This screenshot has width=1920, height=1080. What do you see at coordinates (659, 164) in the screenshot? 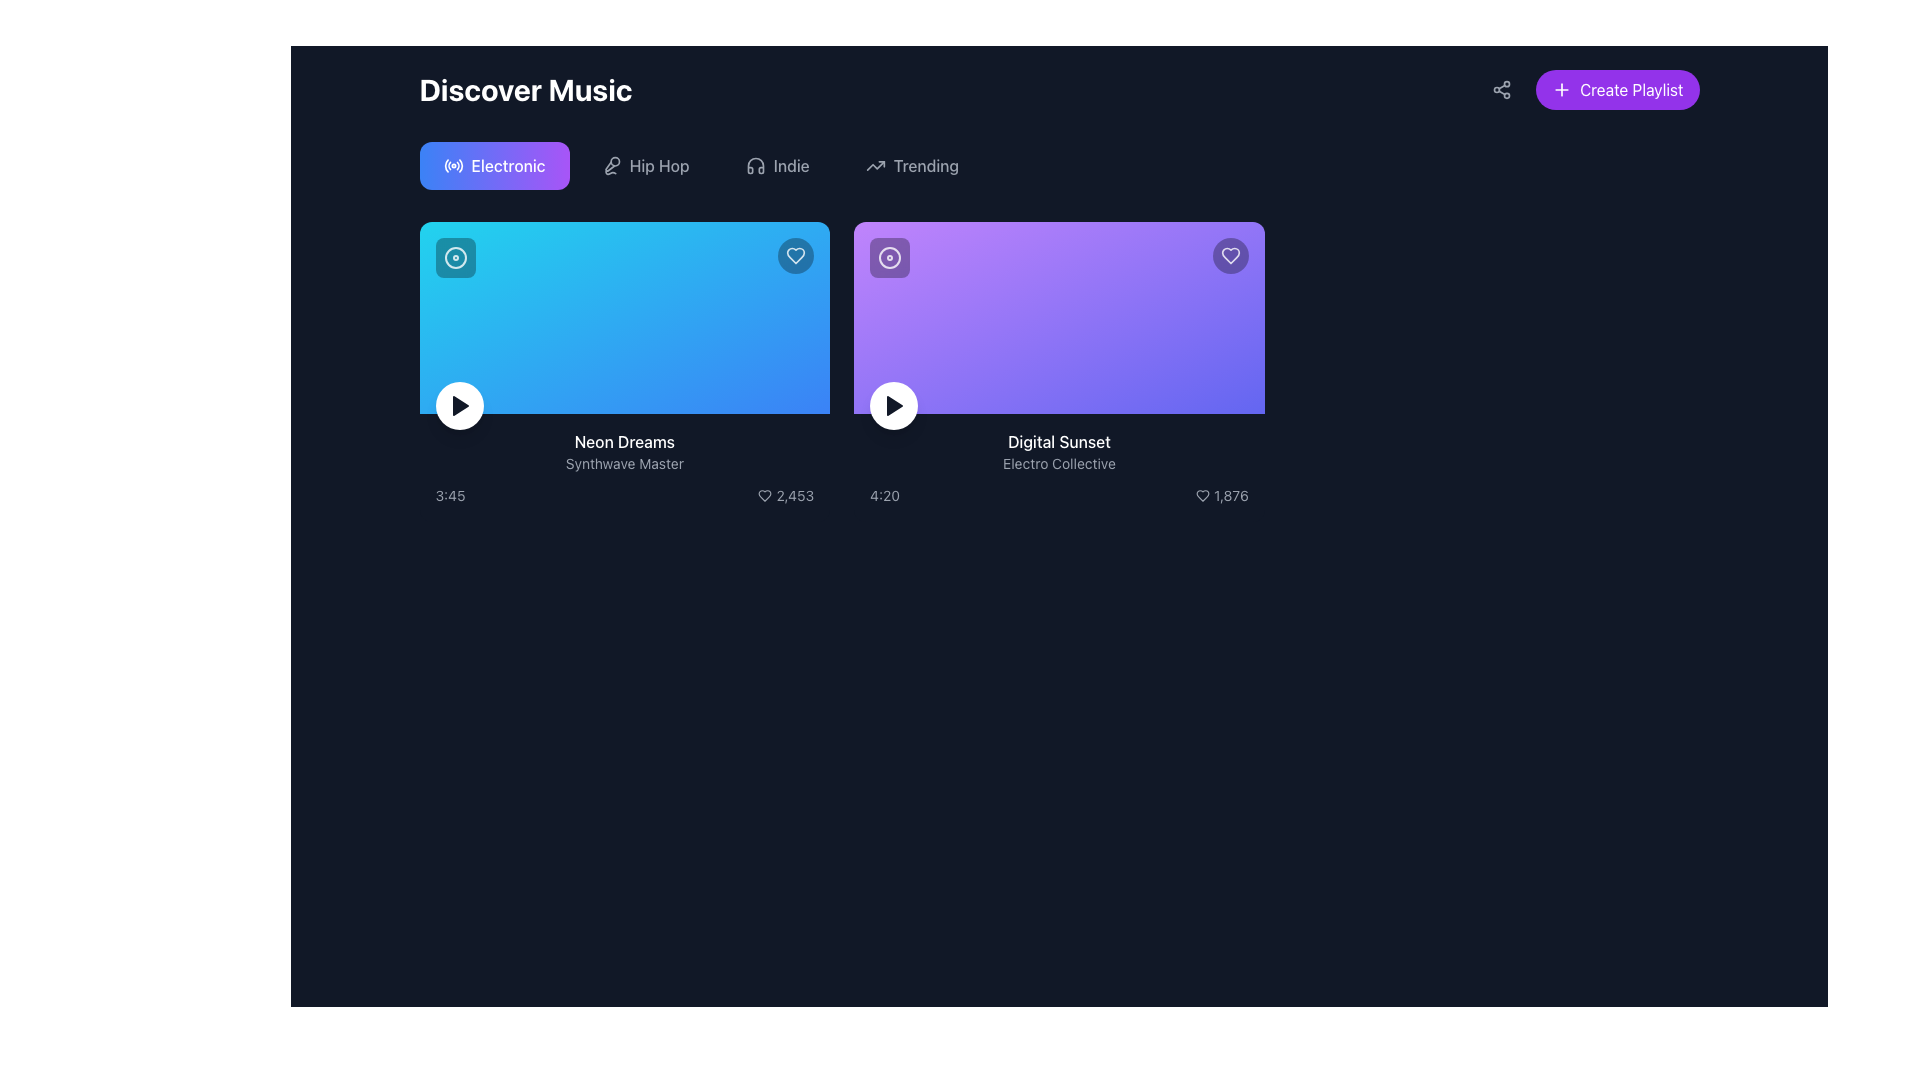
I see `the 'Hip Hop' text label in the top-centered navigation bar to observe visual feedback` at bounding box center [659, 164].